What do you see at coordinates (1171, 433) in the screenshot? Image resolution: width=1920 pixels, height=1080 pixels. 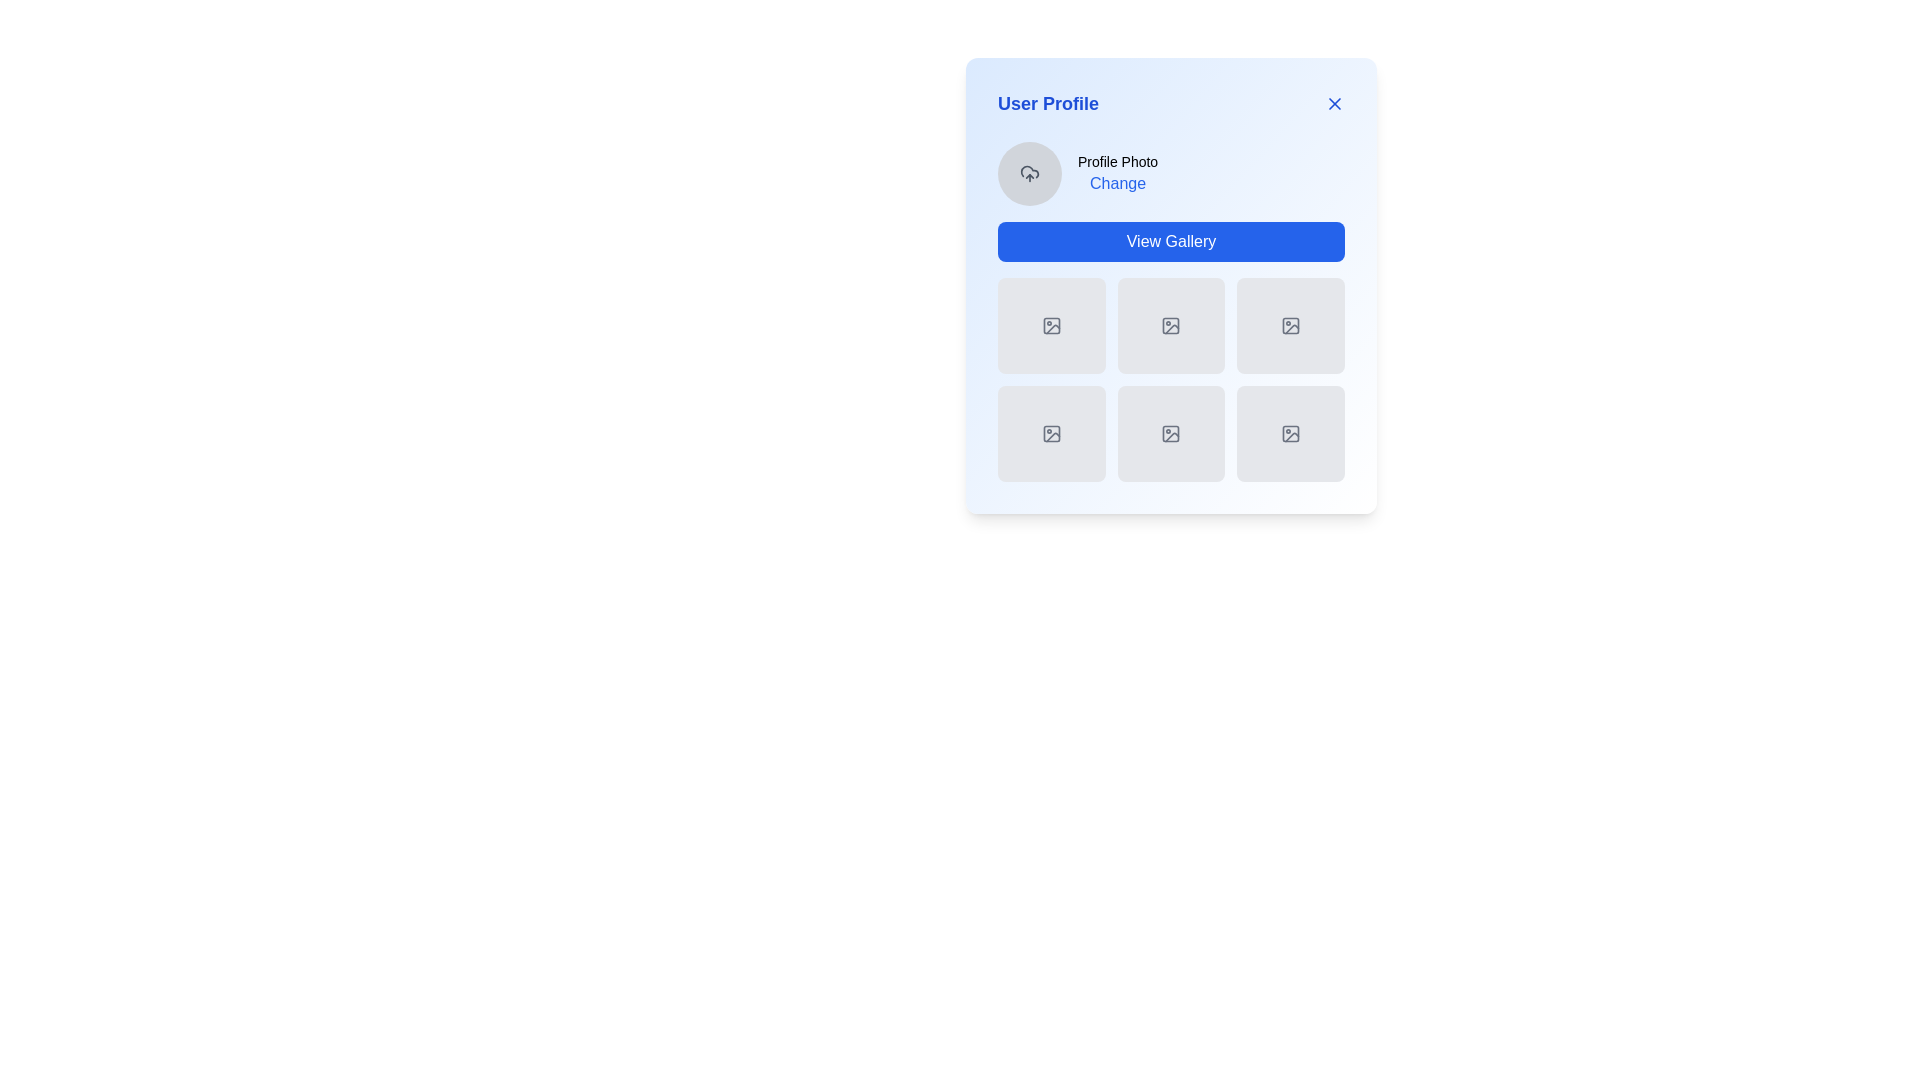 I see `the static visual placeholder located in the second row and second column of the grid layout below the 'View Gallery' button in the 'User Profile' pane` at bounding box center [1171, 433].